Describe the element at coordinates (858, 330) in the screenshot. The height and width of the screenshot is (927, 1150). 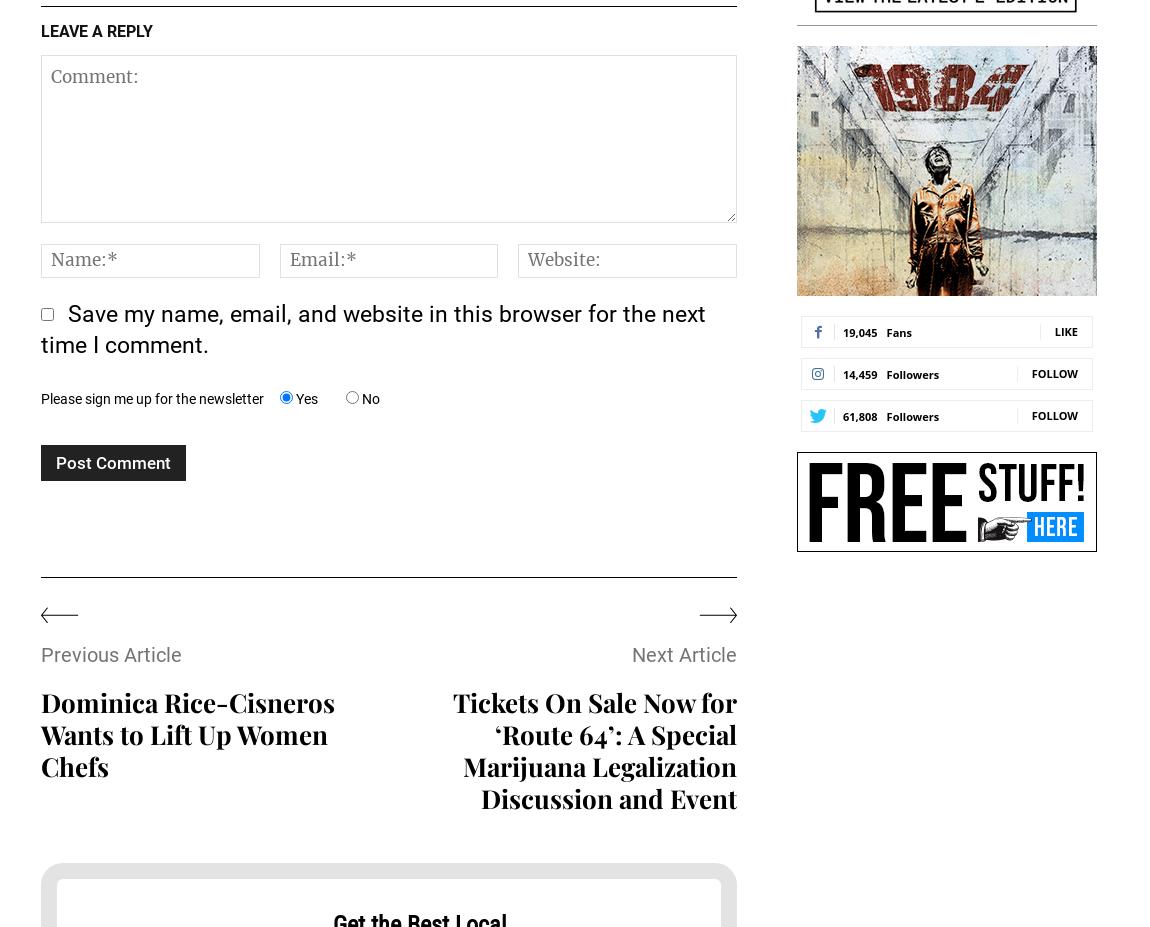
I see `'19,045'` at that location.